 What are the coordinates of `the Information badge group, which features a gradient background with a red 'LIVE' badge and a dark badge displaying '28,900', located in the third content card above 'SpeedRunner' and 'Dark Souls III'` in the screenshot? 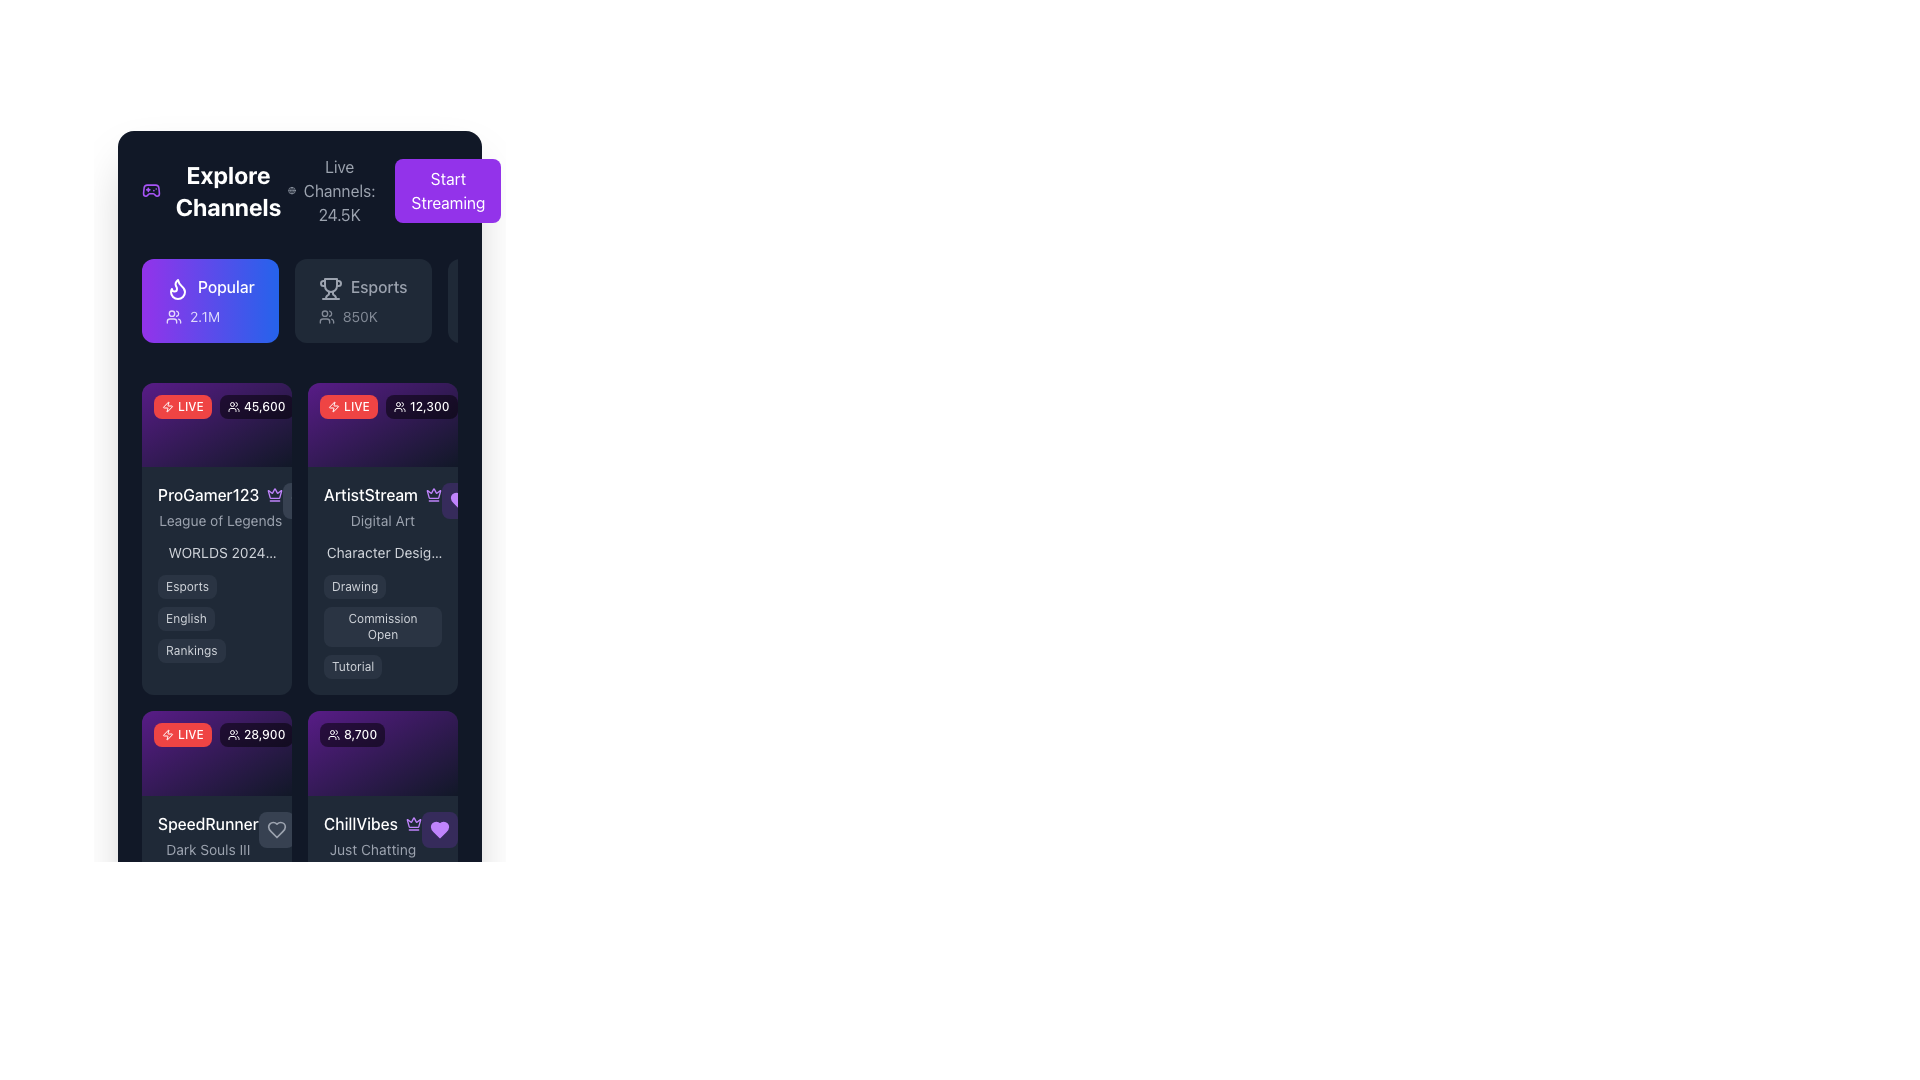 It's located at (216, 752).